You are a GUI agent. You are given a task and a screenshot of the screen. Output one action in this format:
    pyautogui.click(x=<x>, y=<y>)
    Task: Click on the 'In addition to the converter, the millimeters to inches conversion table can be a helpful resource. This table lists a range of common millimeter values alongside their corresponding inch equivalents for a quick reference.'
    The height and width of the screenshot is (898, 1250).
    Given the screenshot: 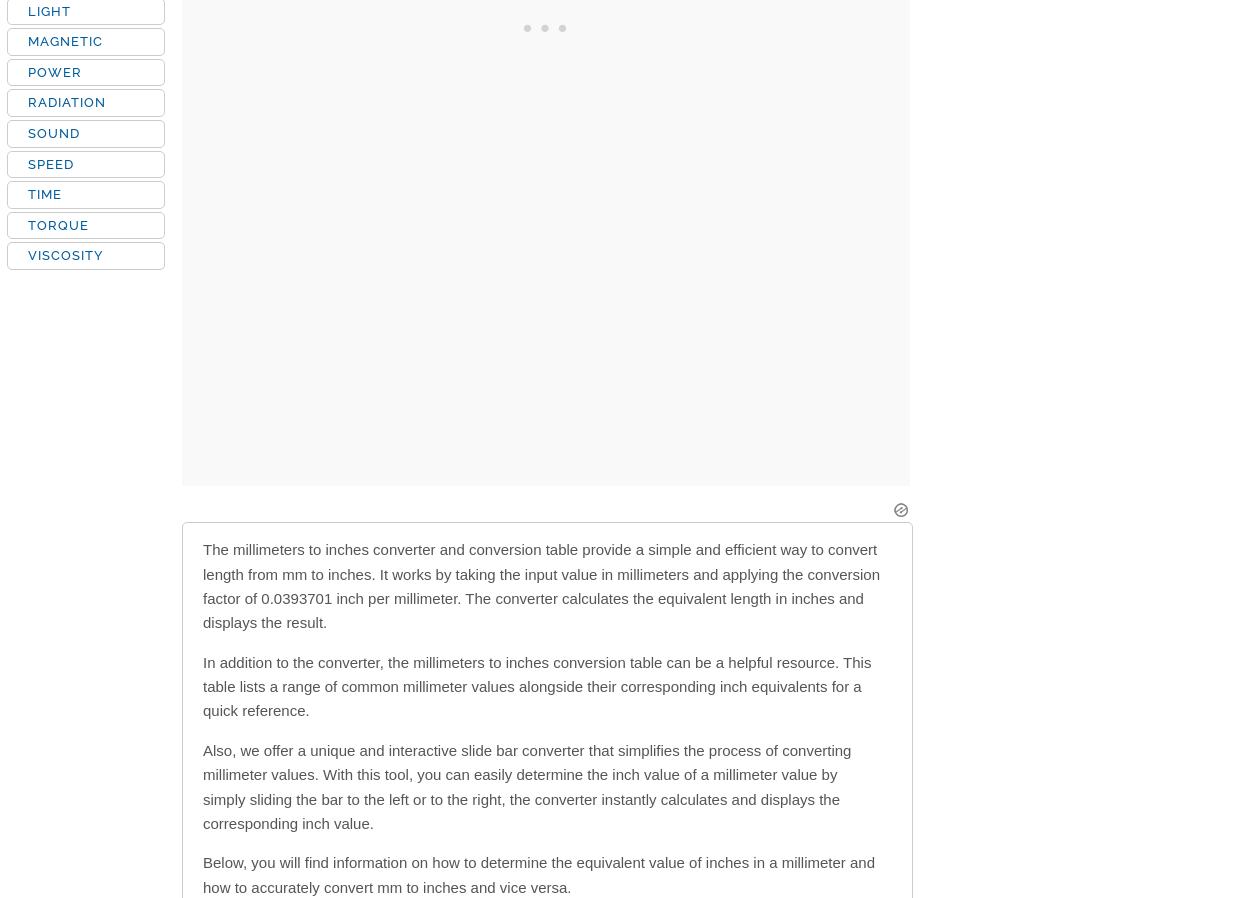 What is the action you would take?
    pyautogui.click(x=537, y=685)
    